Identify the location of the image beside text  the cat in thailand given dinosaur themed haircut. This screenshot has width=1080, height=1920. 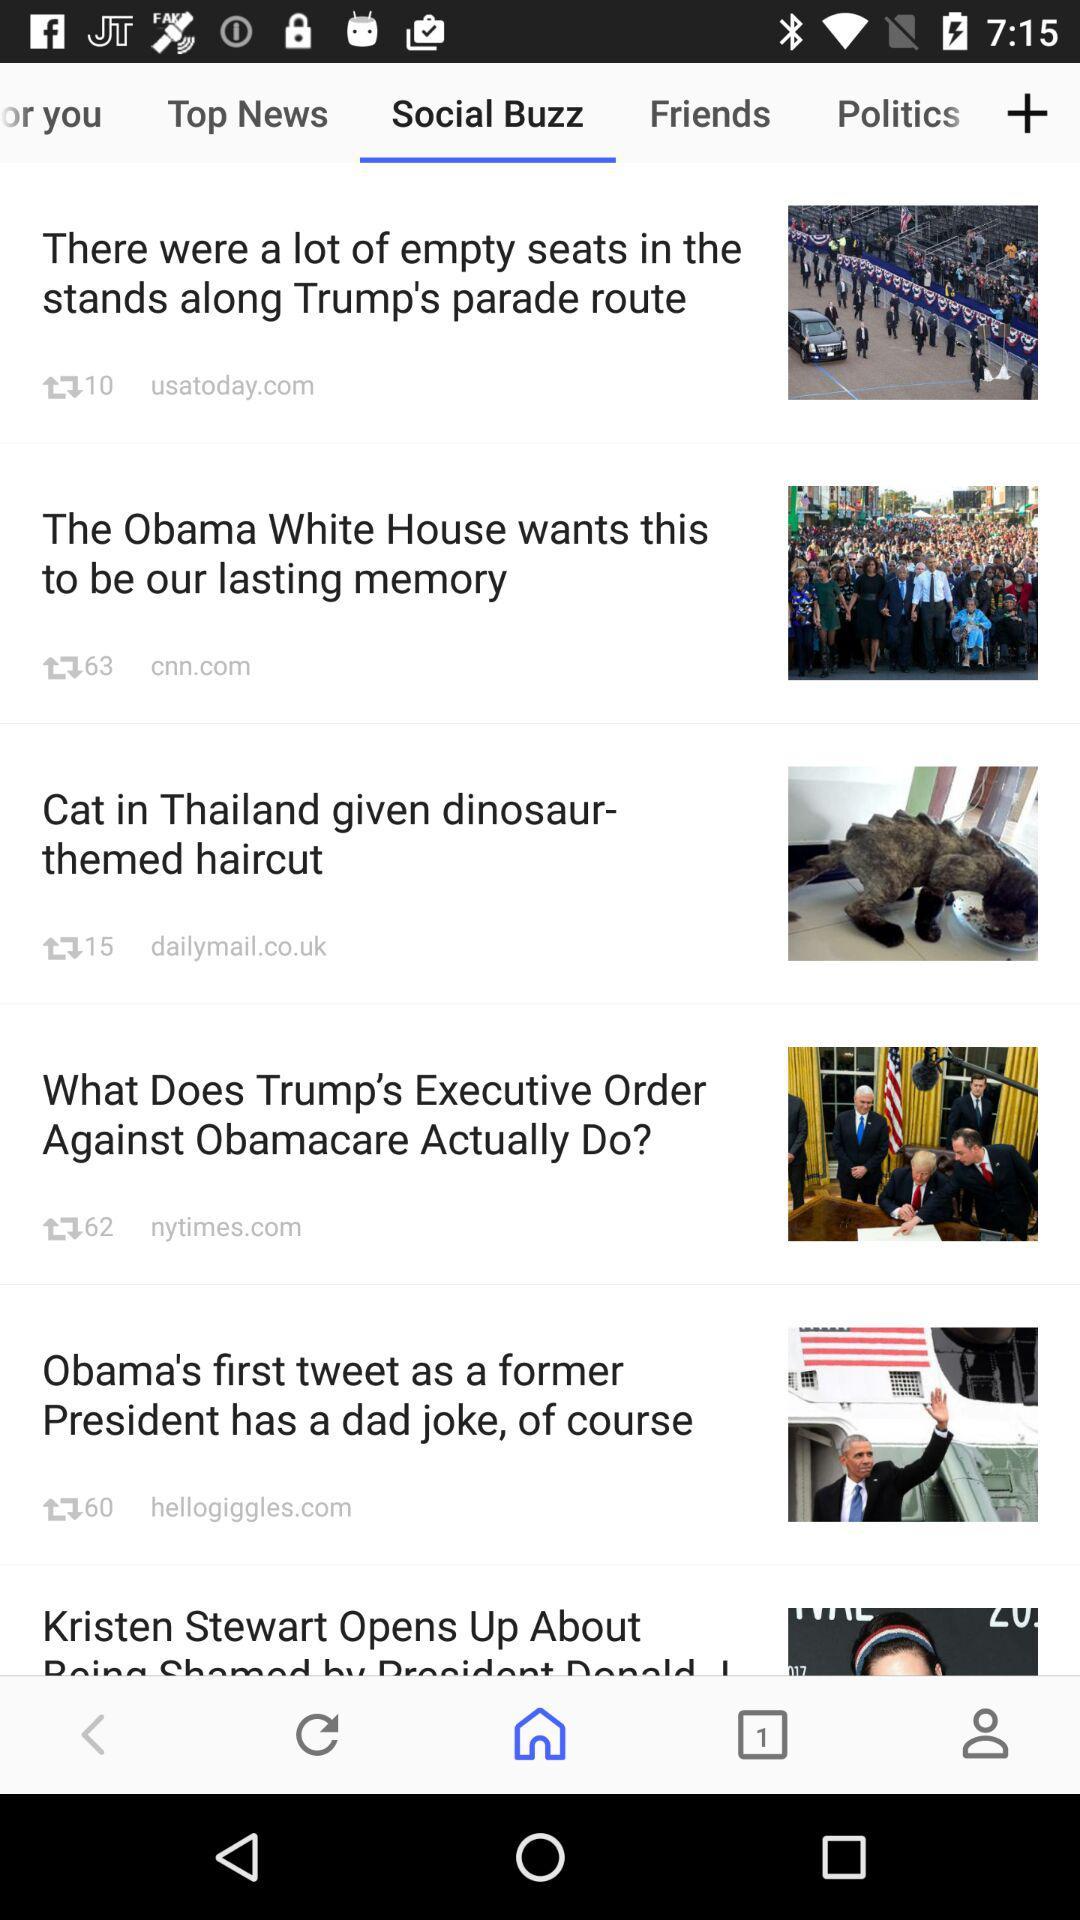
(913, 864).